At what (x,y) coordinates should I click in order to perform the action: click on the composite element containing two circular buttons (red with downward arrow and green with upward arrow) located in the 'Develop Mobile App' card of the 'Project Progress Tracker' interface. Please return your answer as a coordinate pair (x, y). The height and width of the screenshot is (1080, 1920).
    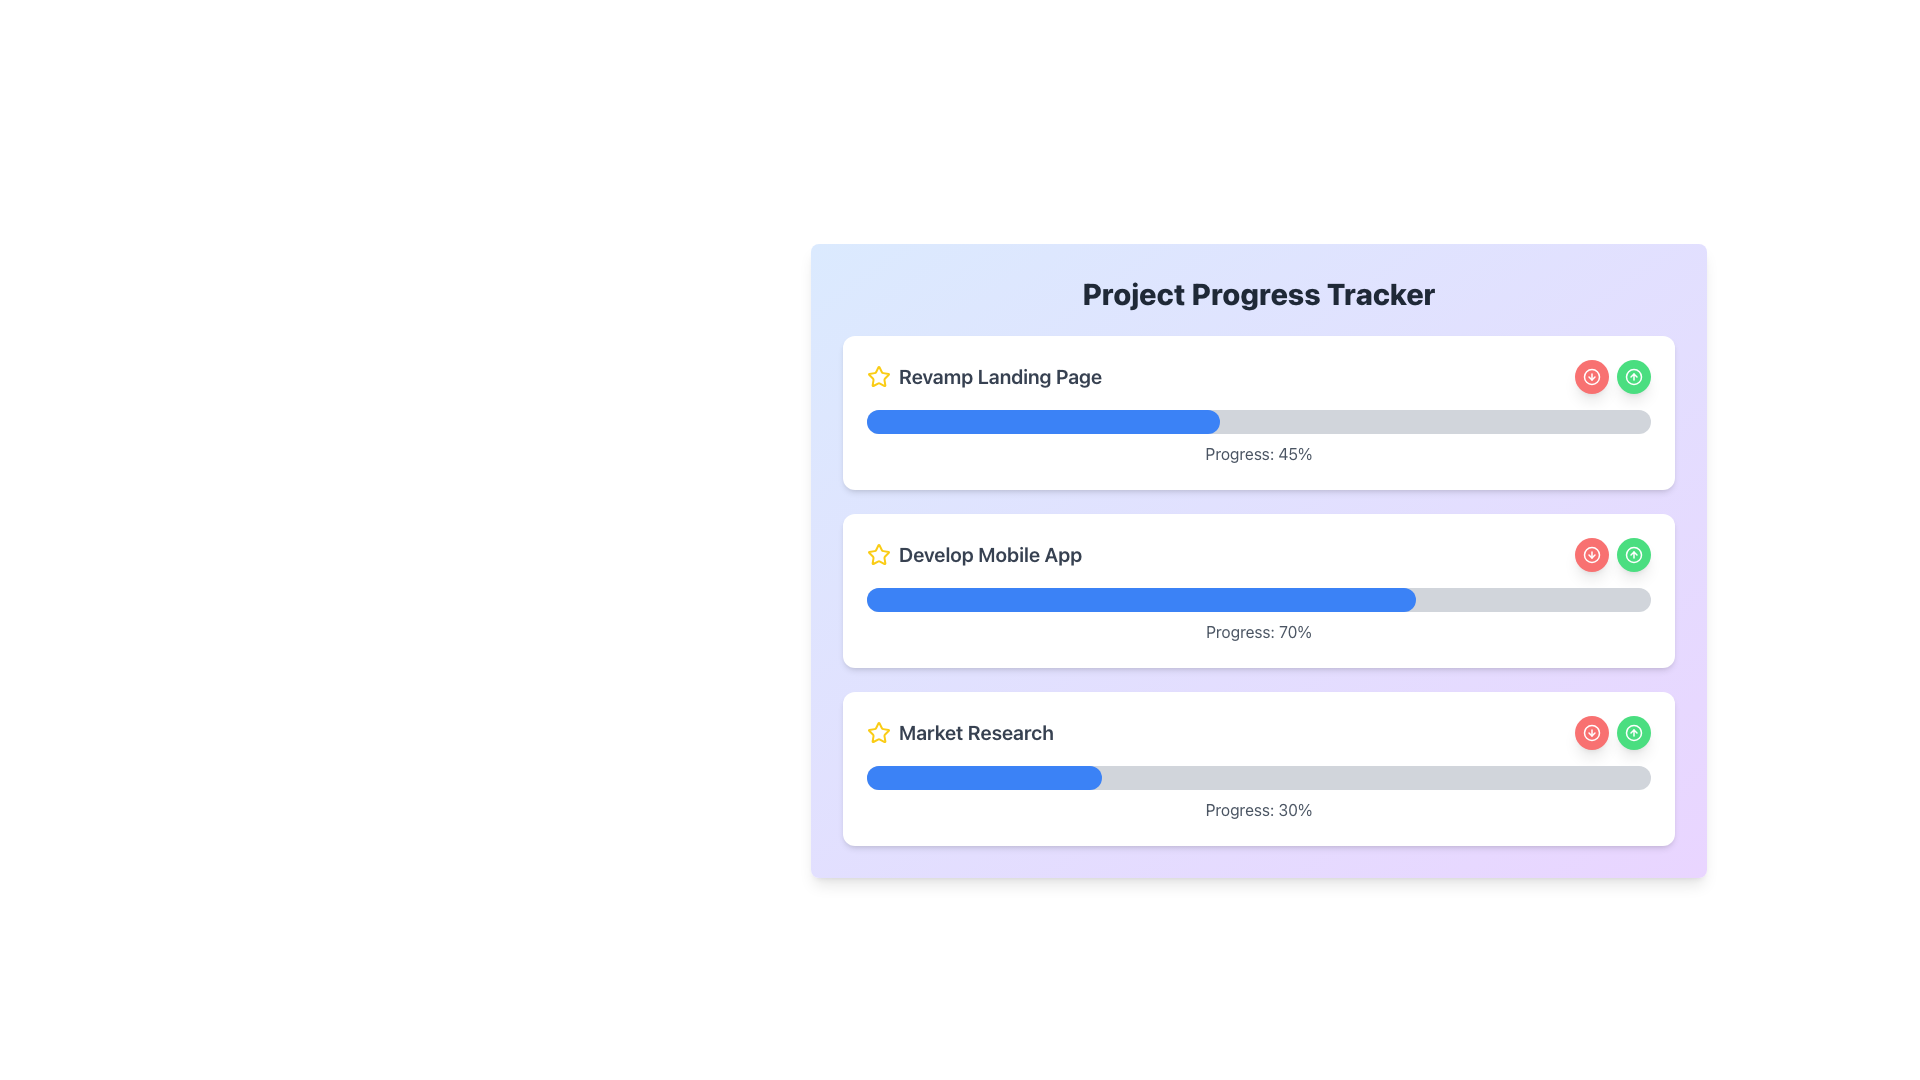
    Looking at the image, I should click on (1612, 555).